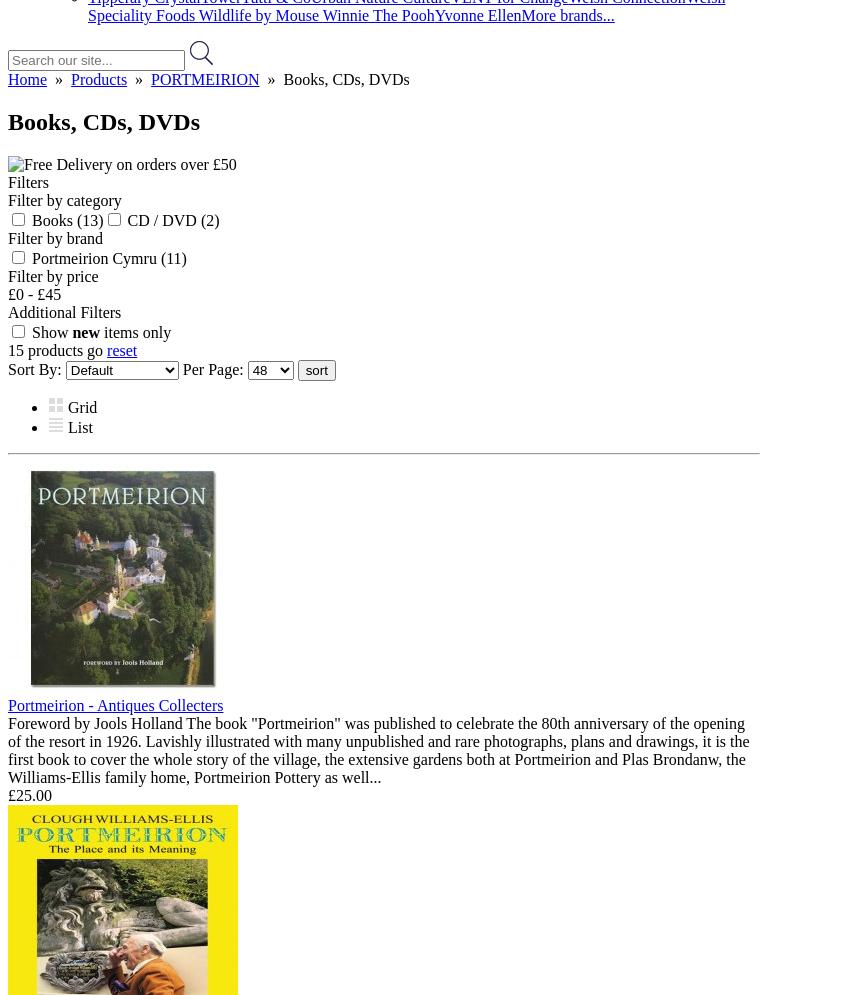 Image resolution: width=856 pixels, height=995 pixels. Describe the element at coordinates (214, 367) in the screenshot. I see `'Per Page:'` at that location.